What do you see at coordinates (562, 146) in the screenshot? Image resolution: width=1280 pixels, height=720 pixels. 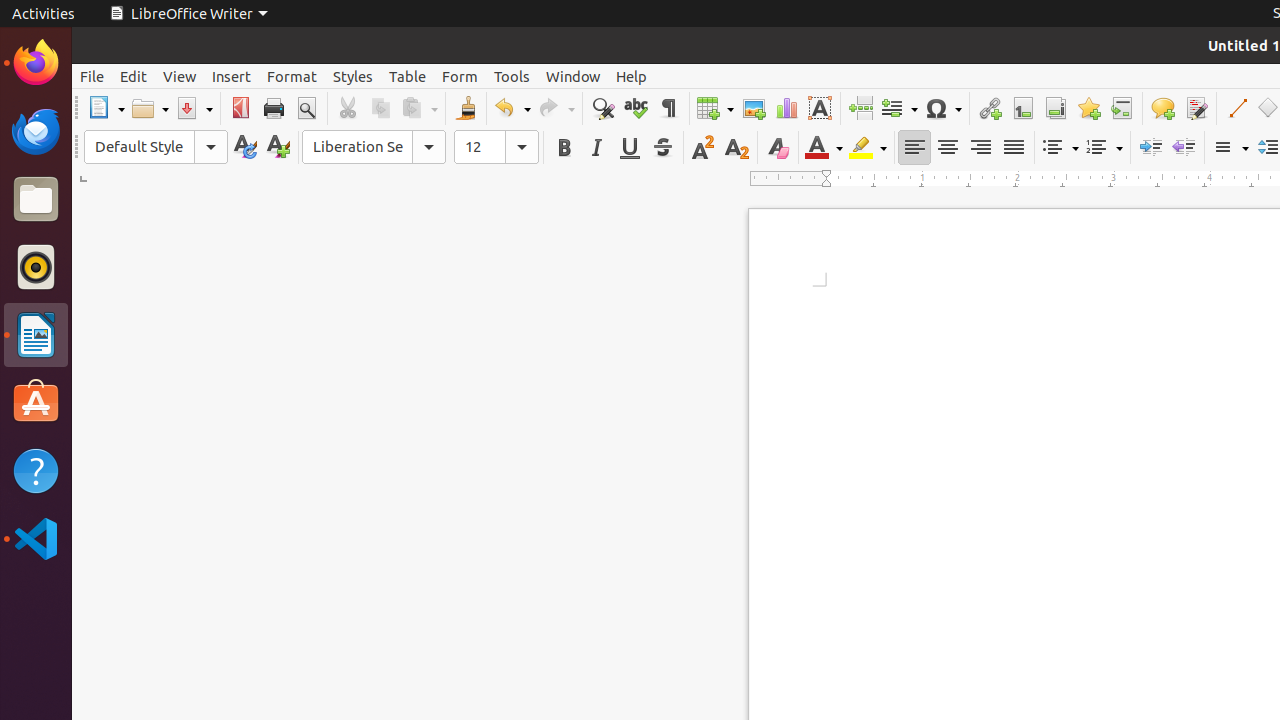 I see `'Bold'` at bounding box center [562, 146].